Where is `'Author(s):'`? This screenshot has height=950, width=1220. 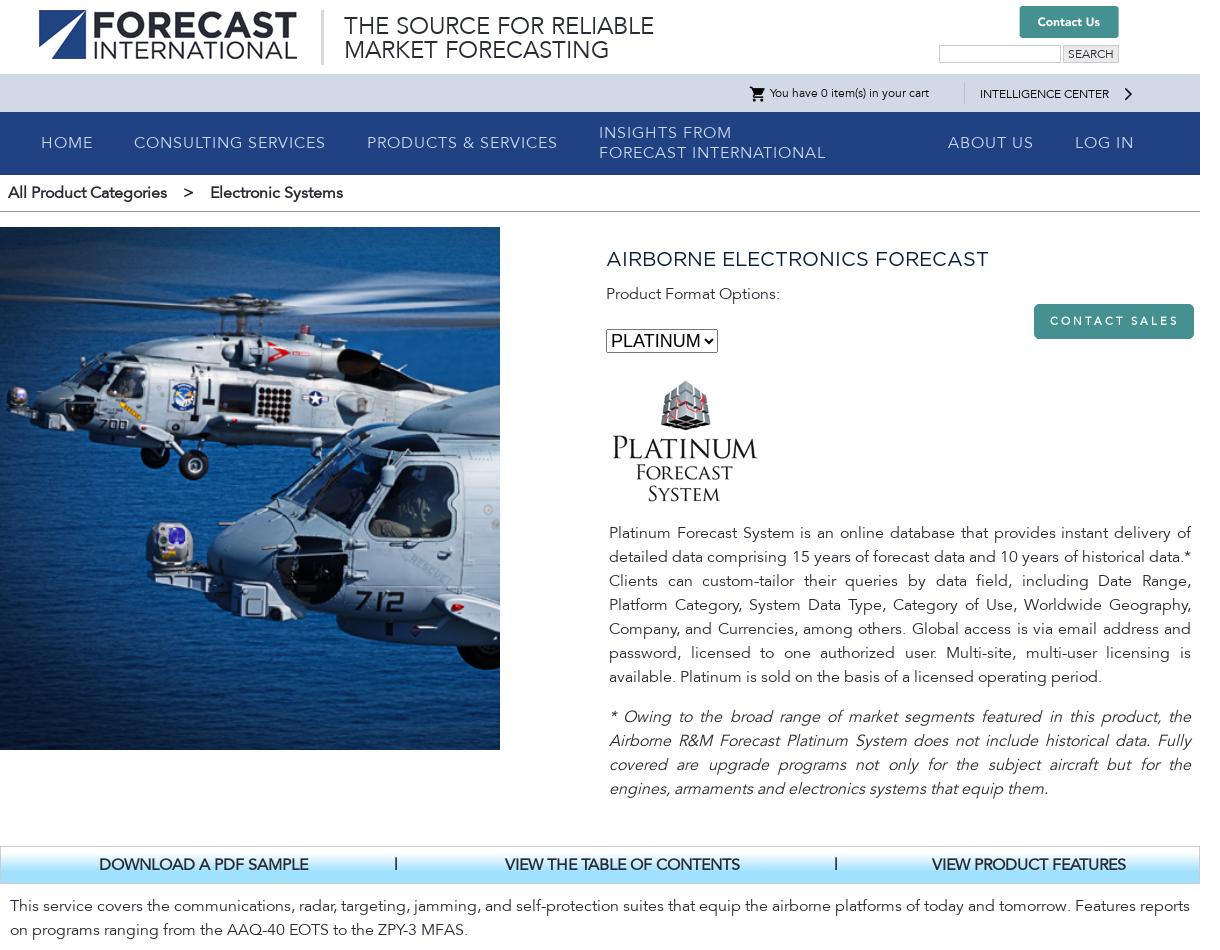
'Author(s):' is located at coordinates (39, 570).